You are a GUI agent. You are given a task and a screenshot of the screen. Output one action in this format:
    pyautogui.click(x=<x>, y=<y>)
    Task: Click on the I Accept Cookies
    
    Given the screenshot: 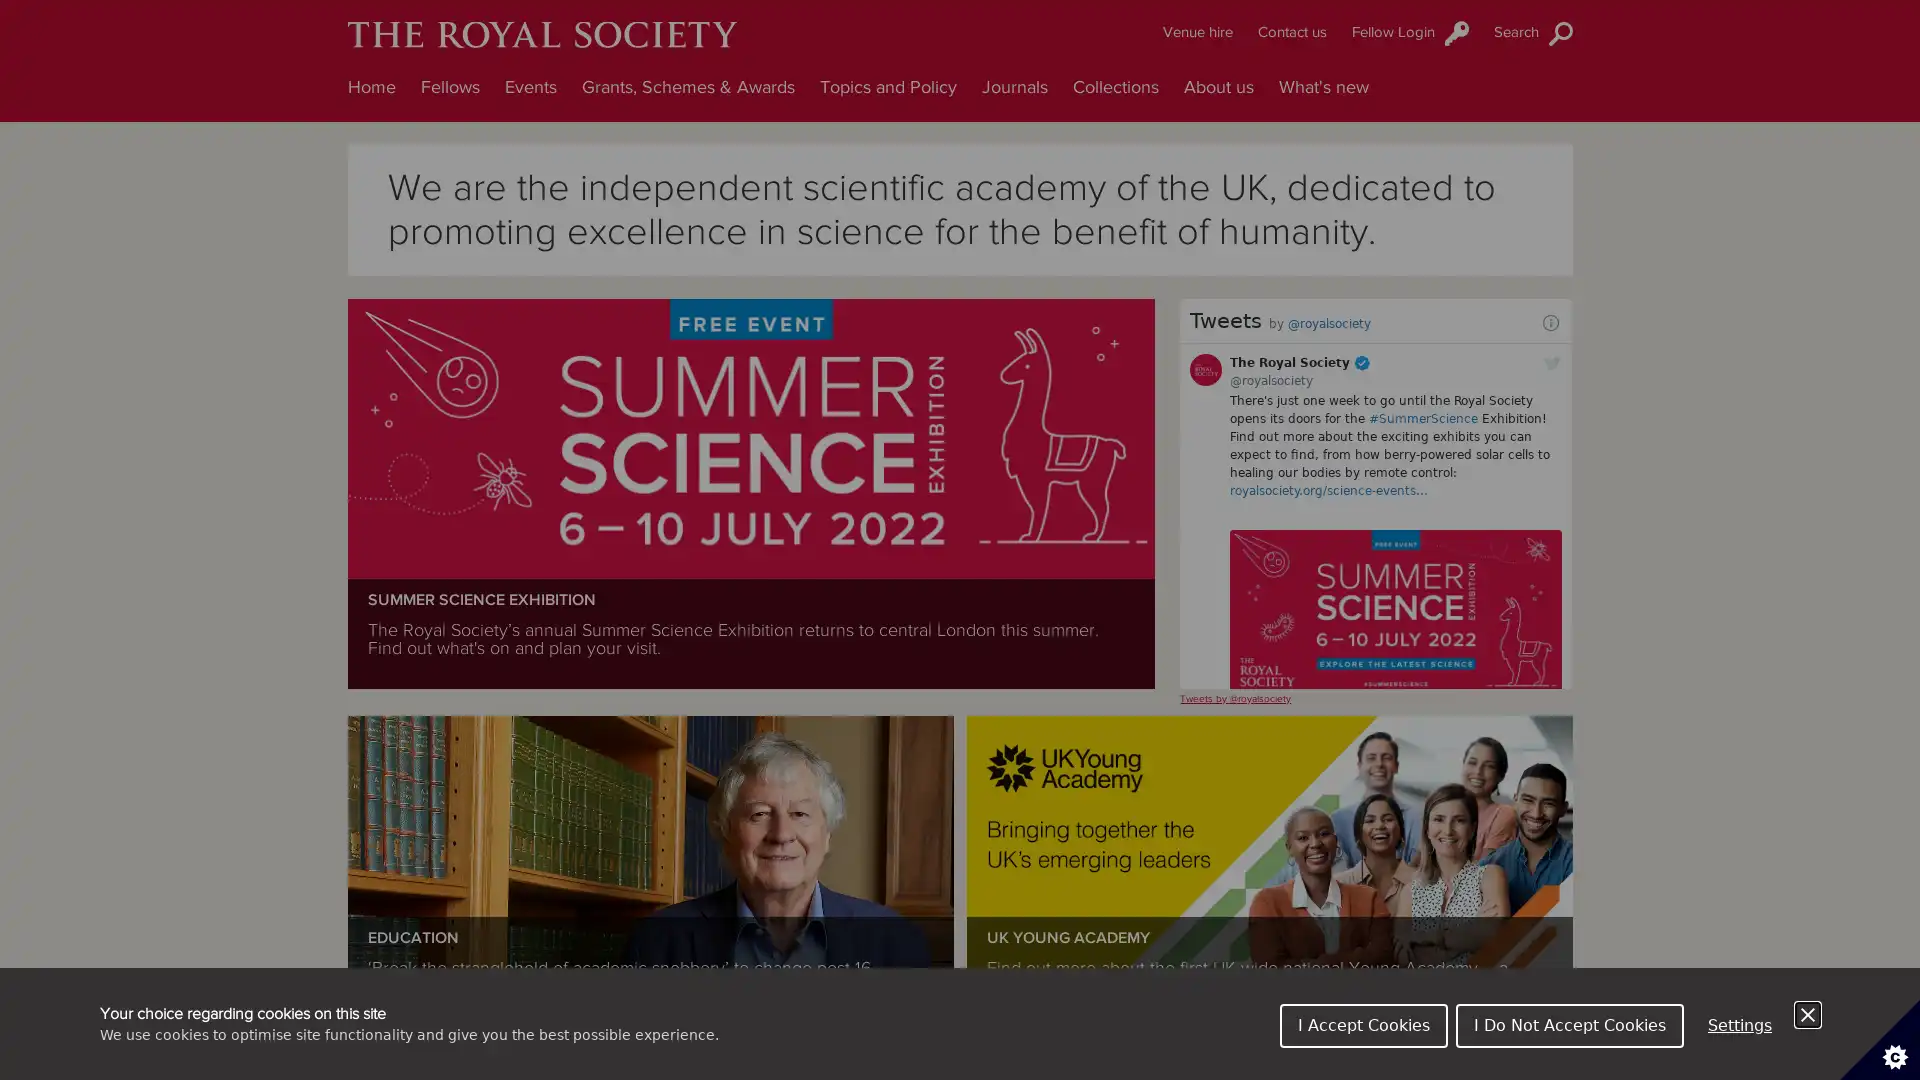 What is the action you would take?
    pyautogui.click(x=1362, y=1026)
    